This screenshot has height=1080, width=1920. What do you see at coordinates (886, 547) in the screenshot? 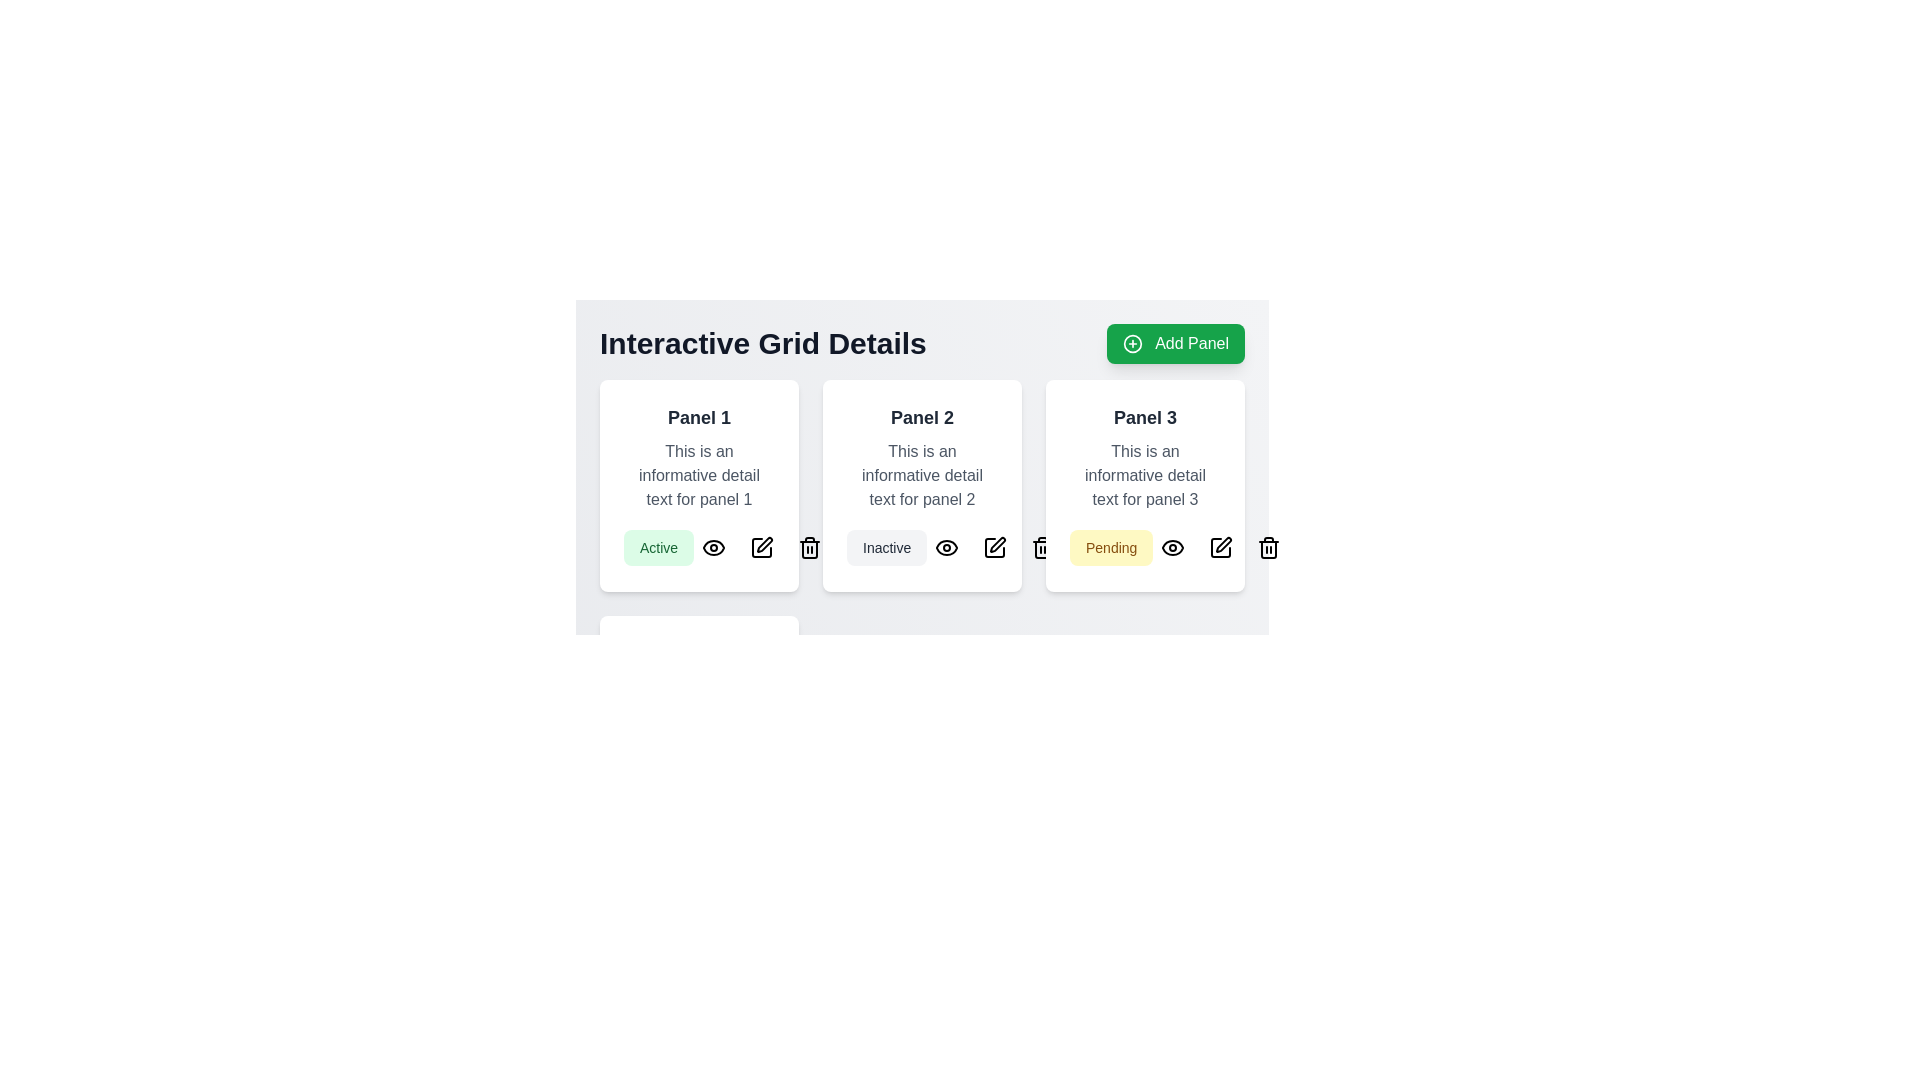
I see `the status indicator label in the lower section of Panel 2, which displays 'Inactive' to interact with it if functionality is added` at bounding box center [886, 547].